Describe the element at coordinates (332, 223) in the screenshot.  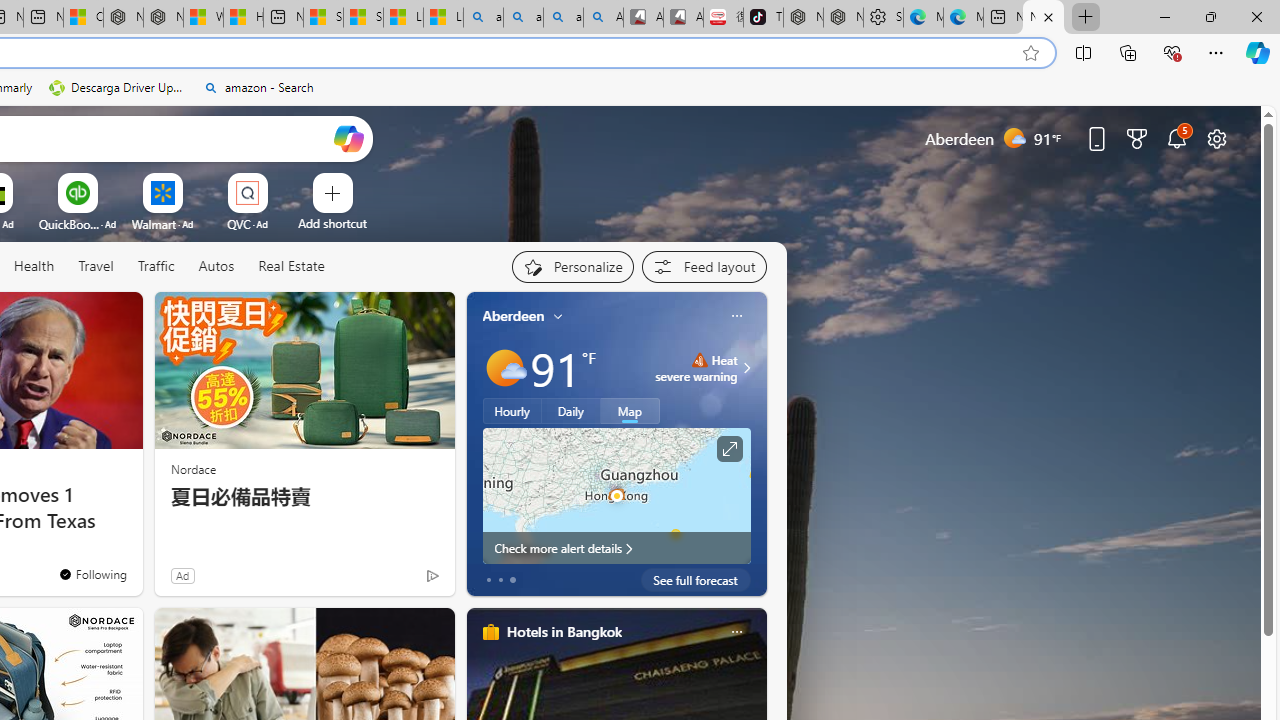
I see `'Add a site'` at that location.